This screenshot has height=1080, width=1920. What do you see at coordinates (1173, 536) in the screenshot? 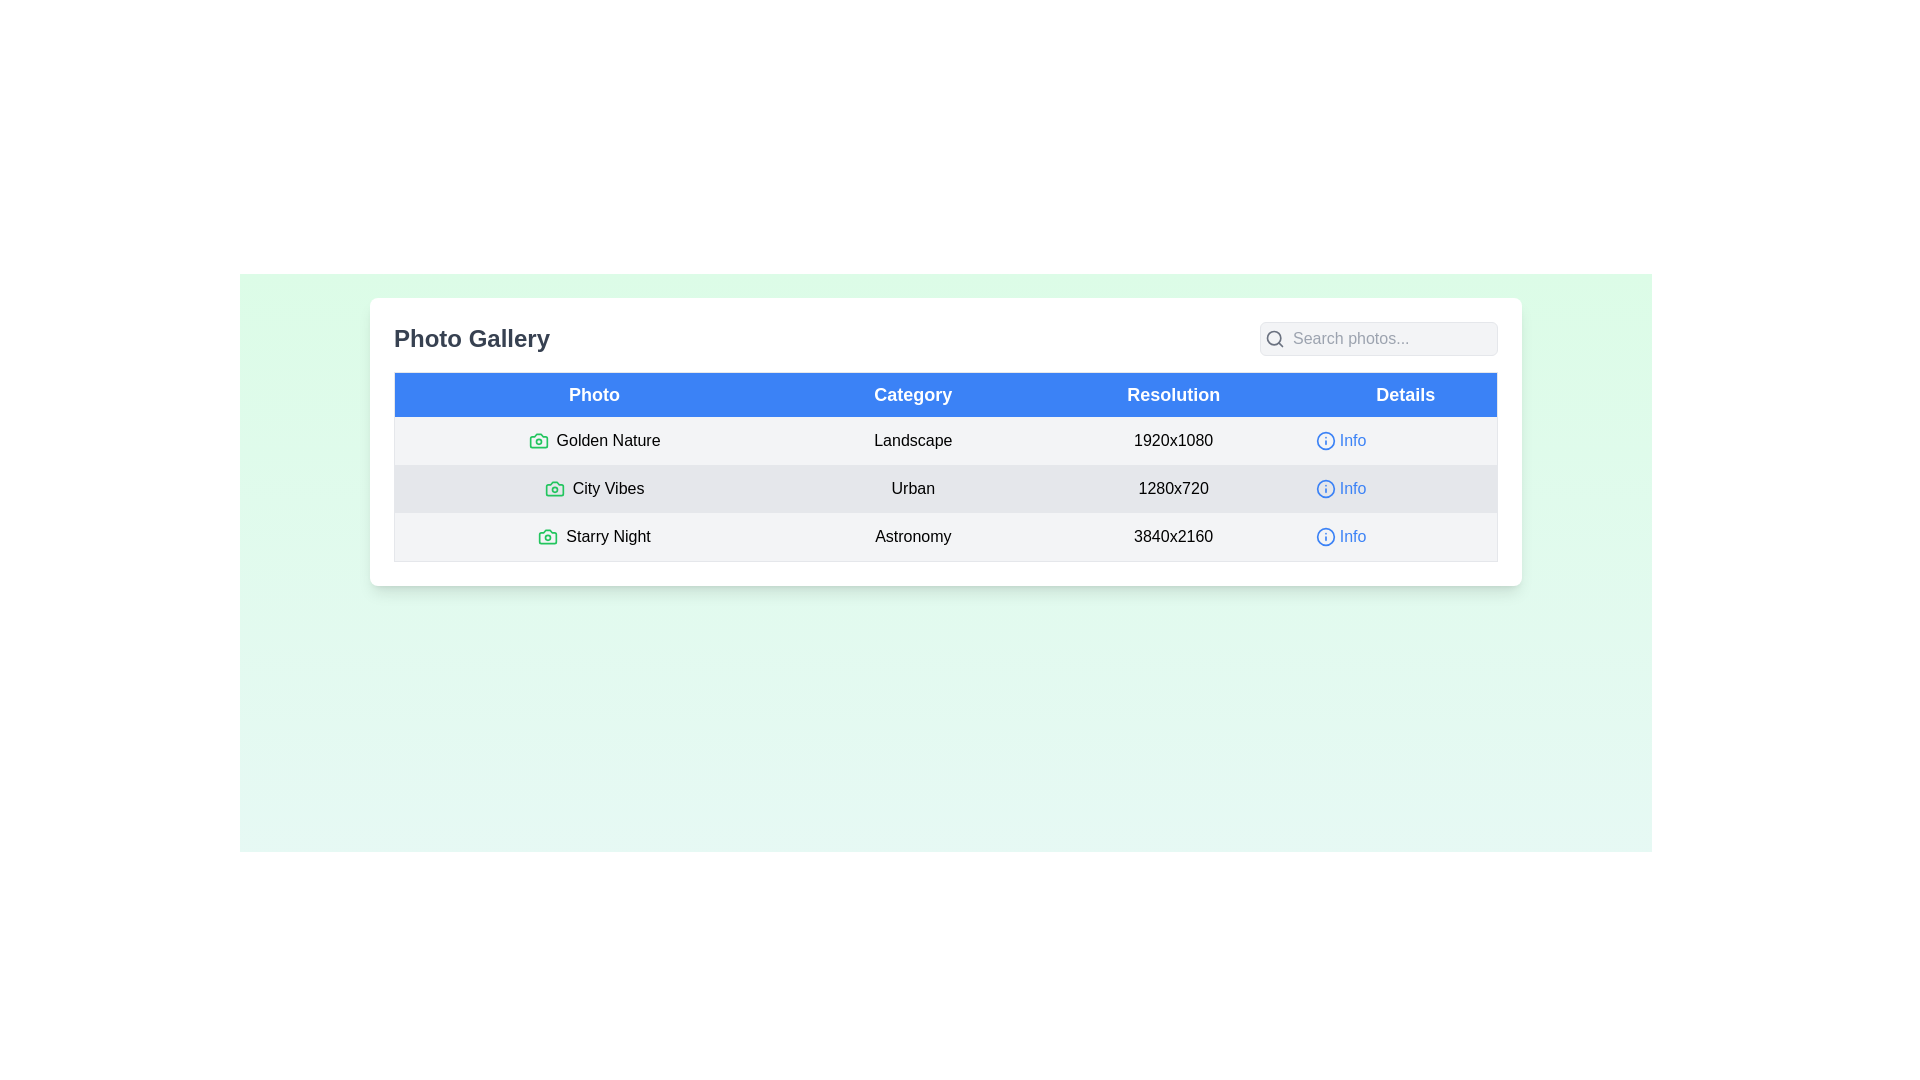
I see `the text element displaying the resolution '3840x2160'` at bounding box center [1173, 536].